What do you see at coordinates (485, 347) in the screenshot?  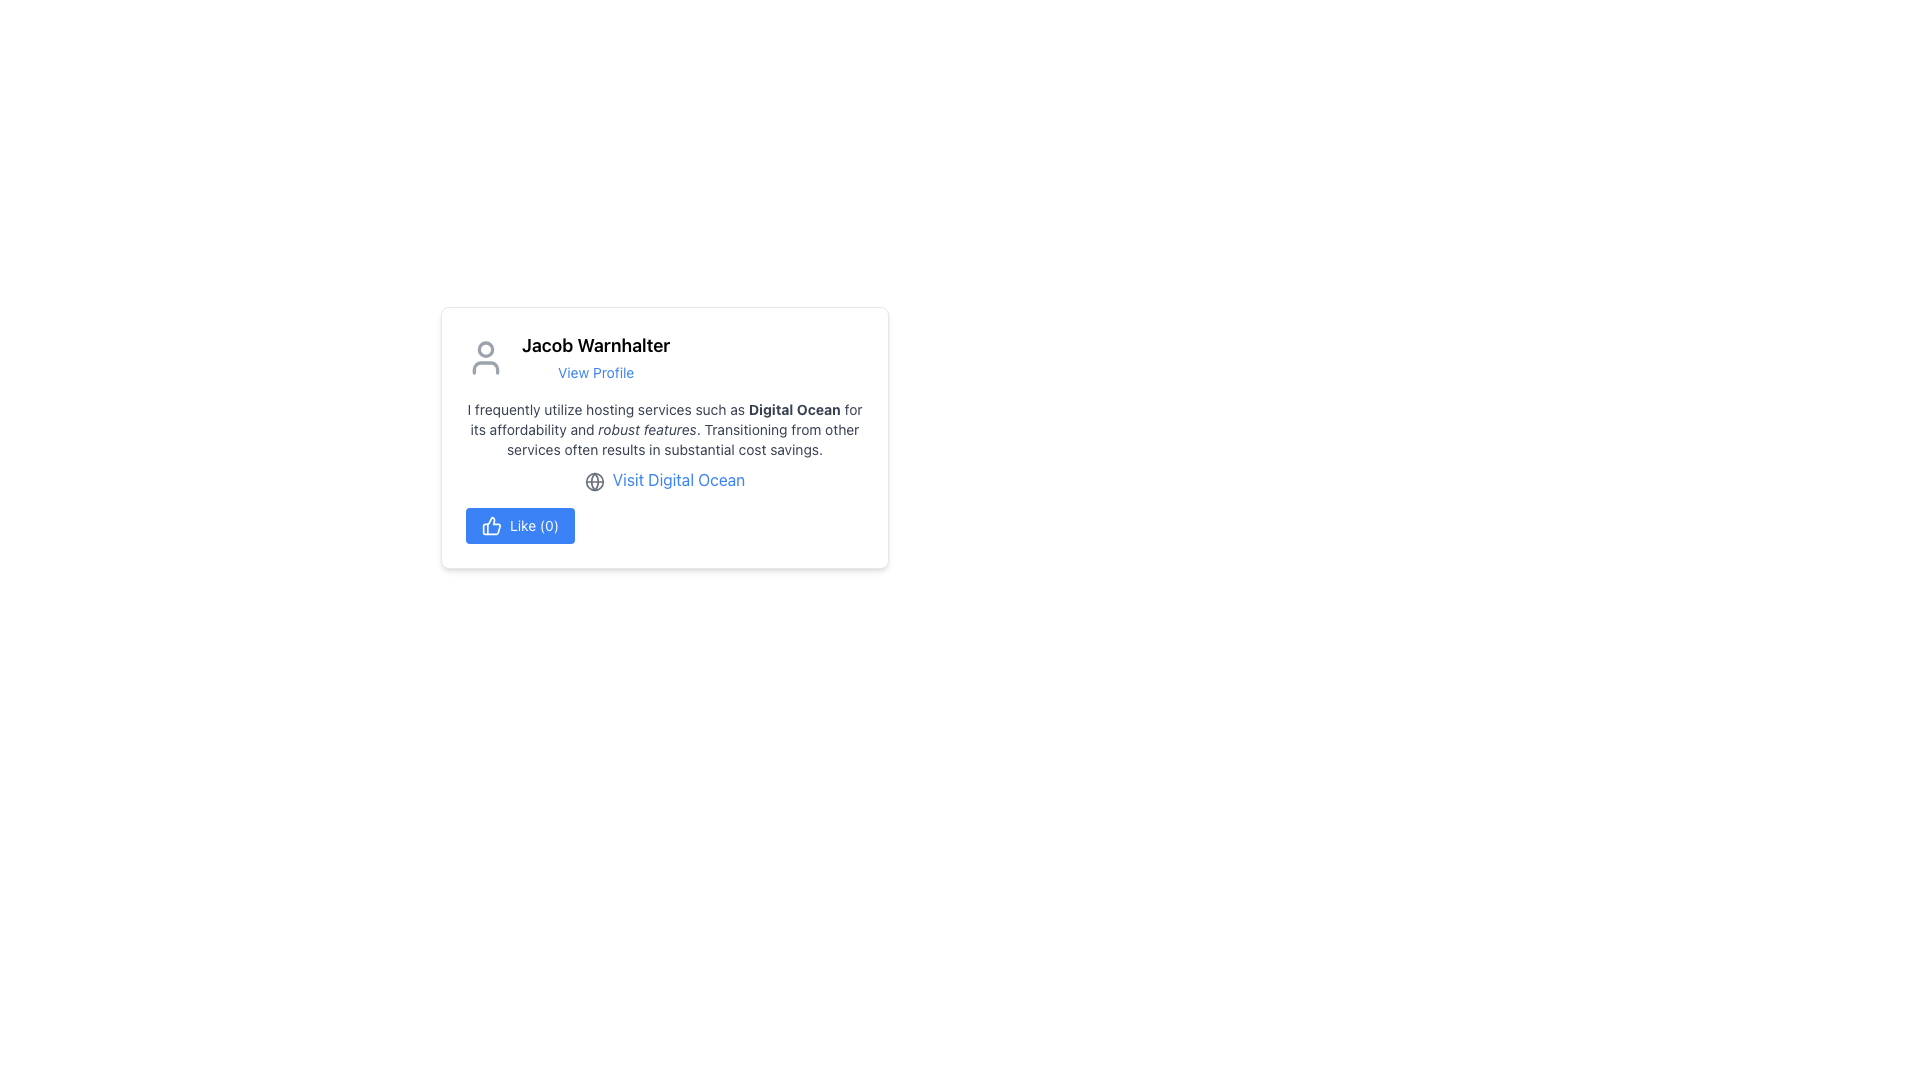 I see `the SVG Circle element that represents the head piece of a user avatar icon, located at the top section of the user profile card` at bounding box center [485, 347].